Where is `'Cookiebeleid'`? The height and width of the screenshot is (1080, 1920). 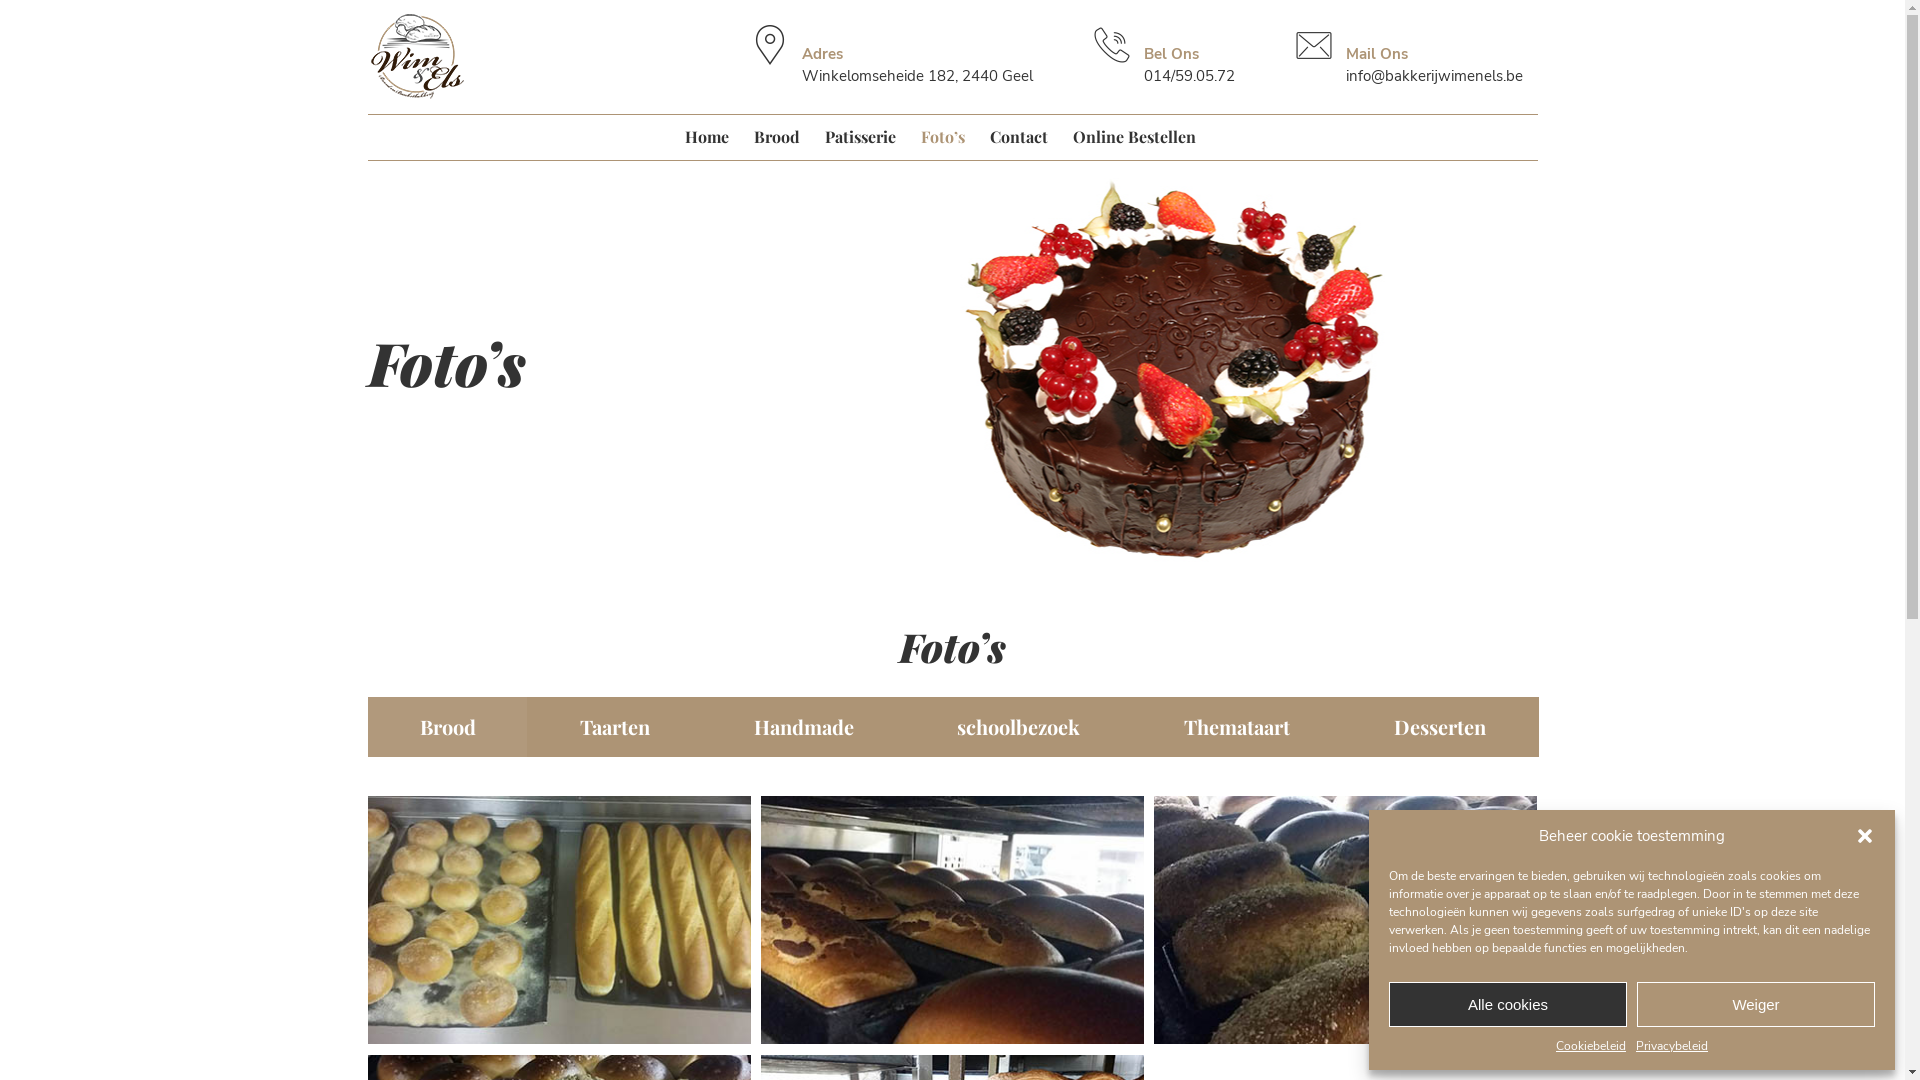 'Cookiebeleid' is located at coordinates (1589, 1044).